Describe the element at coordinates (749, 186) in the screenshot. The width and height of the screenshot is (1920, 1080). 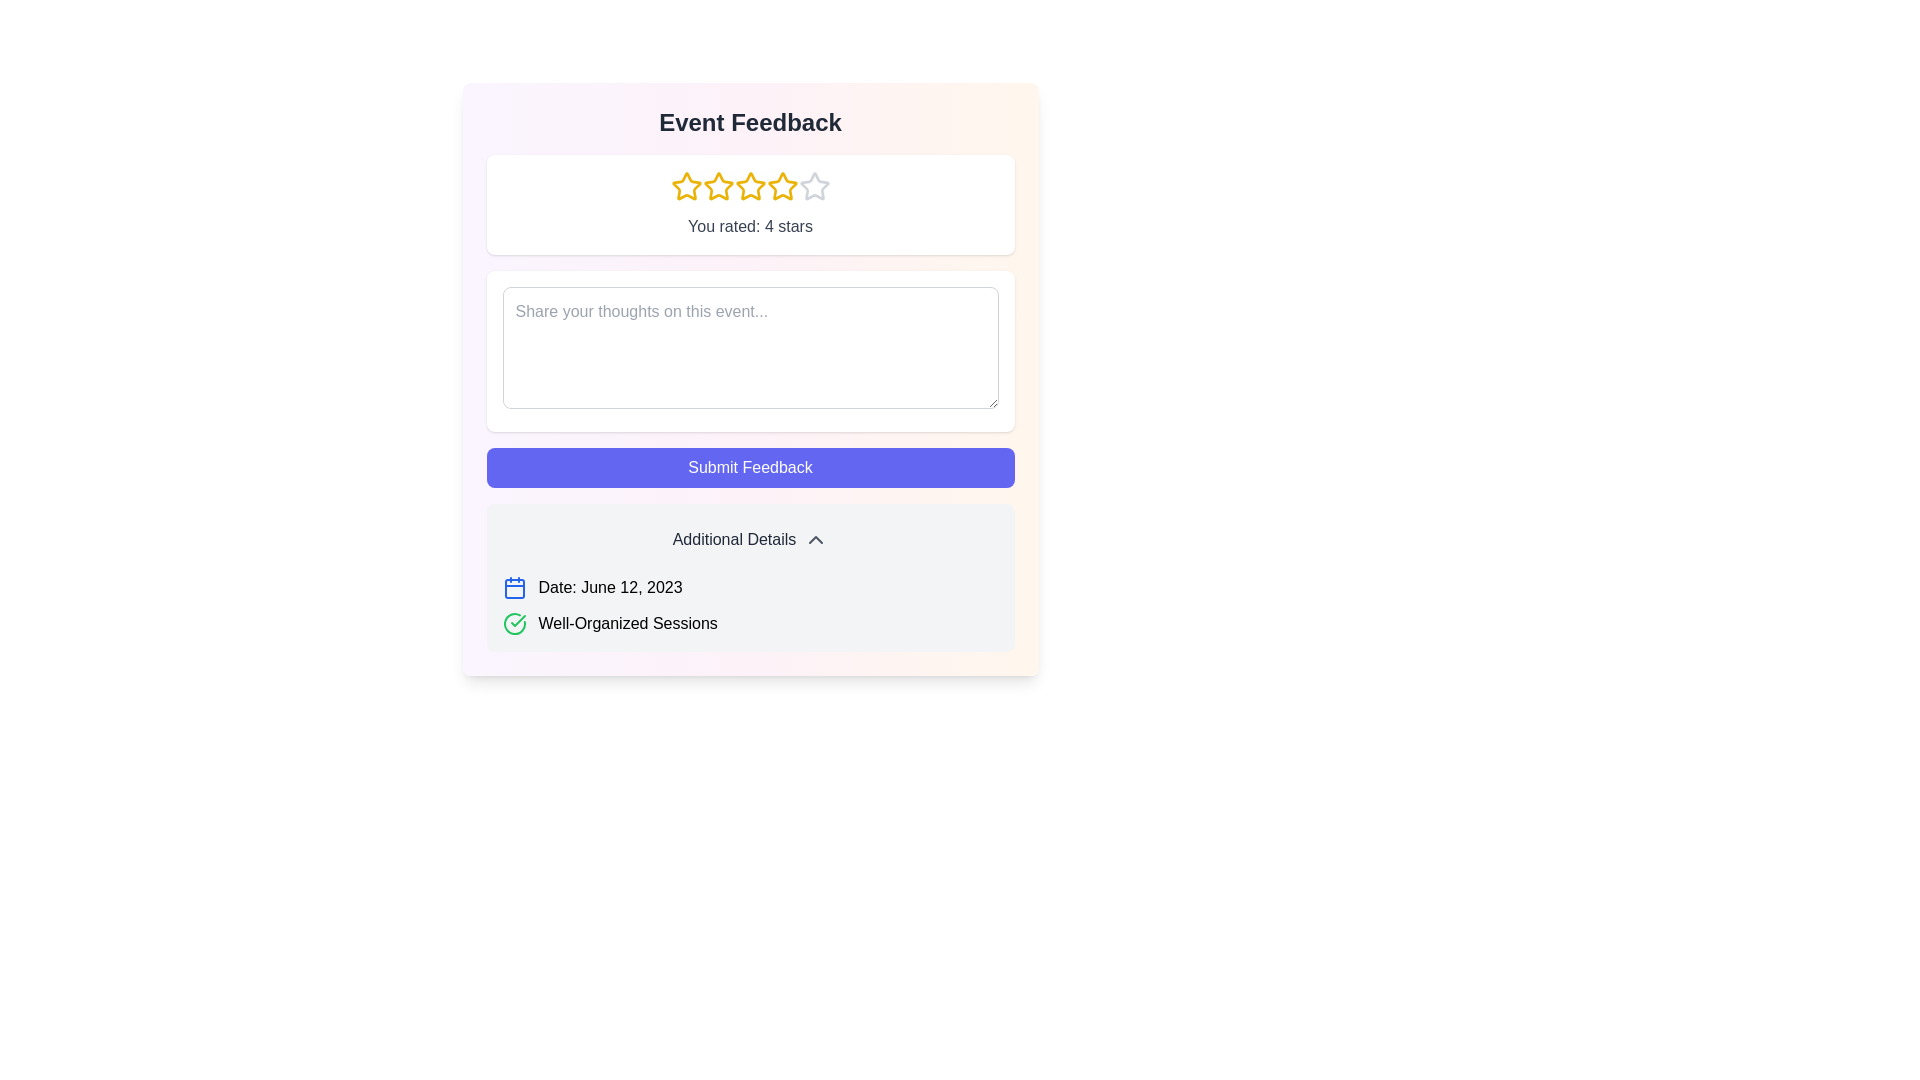
I see `the fourth star-shaped rating icon, which is yellow-filled and outlined, located below the title 'Event Feedback'` at that location.